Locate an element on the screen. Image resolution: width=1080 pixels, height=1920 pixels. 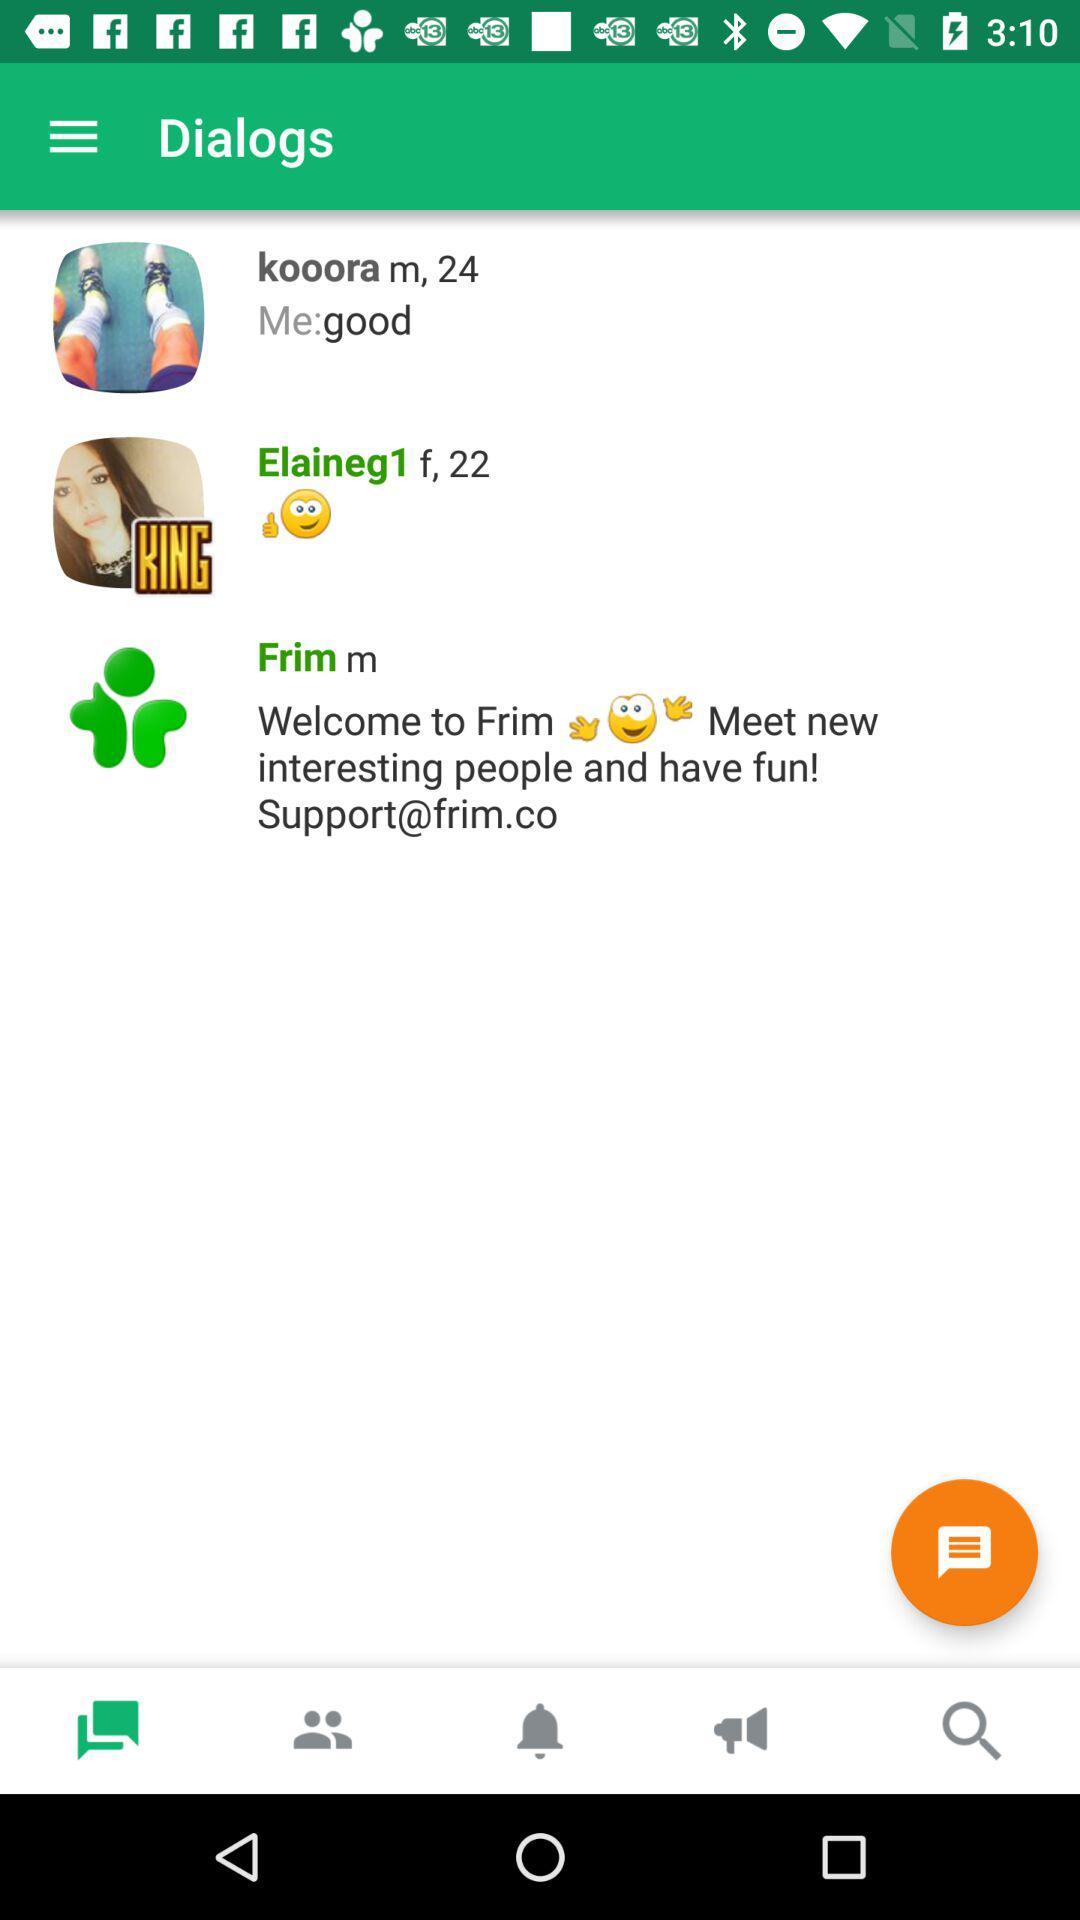
the icon below frim item is located at coordinates (658, 759).